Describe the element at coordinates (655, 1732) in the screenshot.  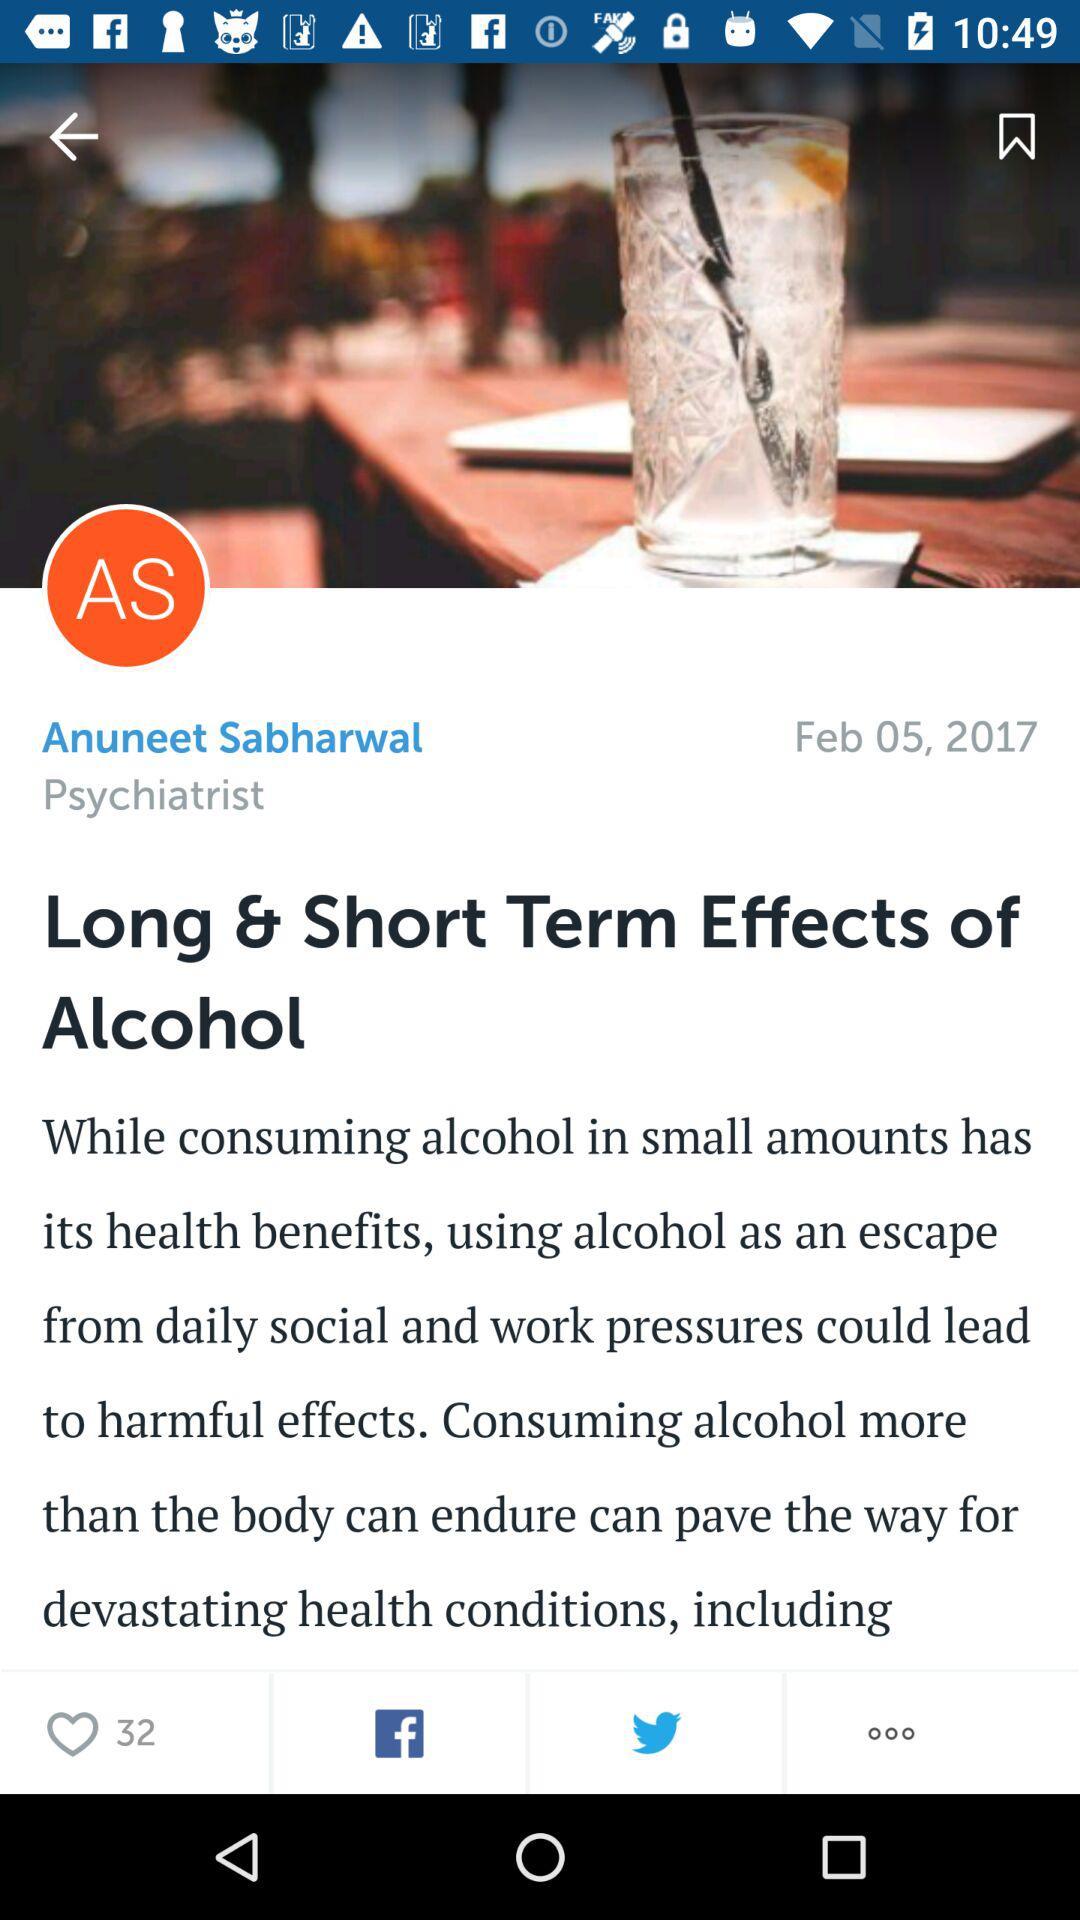
I see `twitter profile` at that location.